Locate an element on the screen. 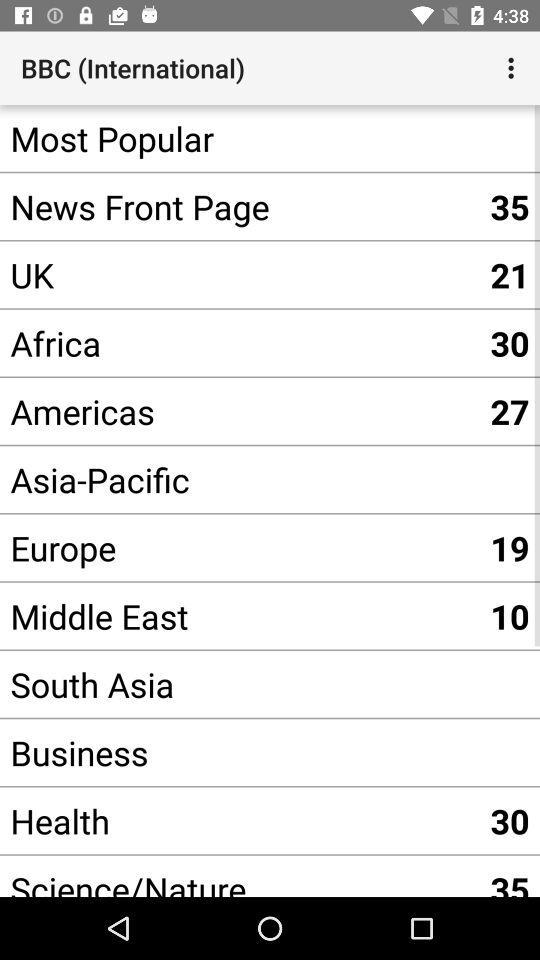 This screenshot has width=540, height=960. the item above 27 is located at coordinates (239, 343).